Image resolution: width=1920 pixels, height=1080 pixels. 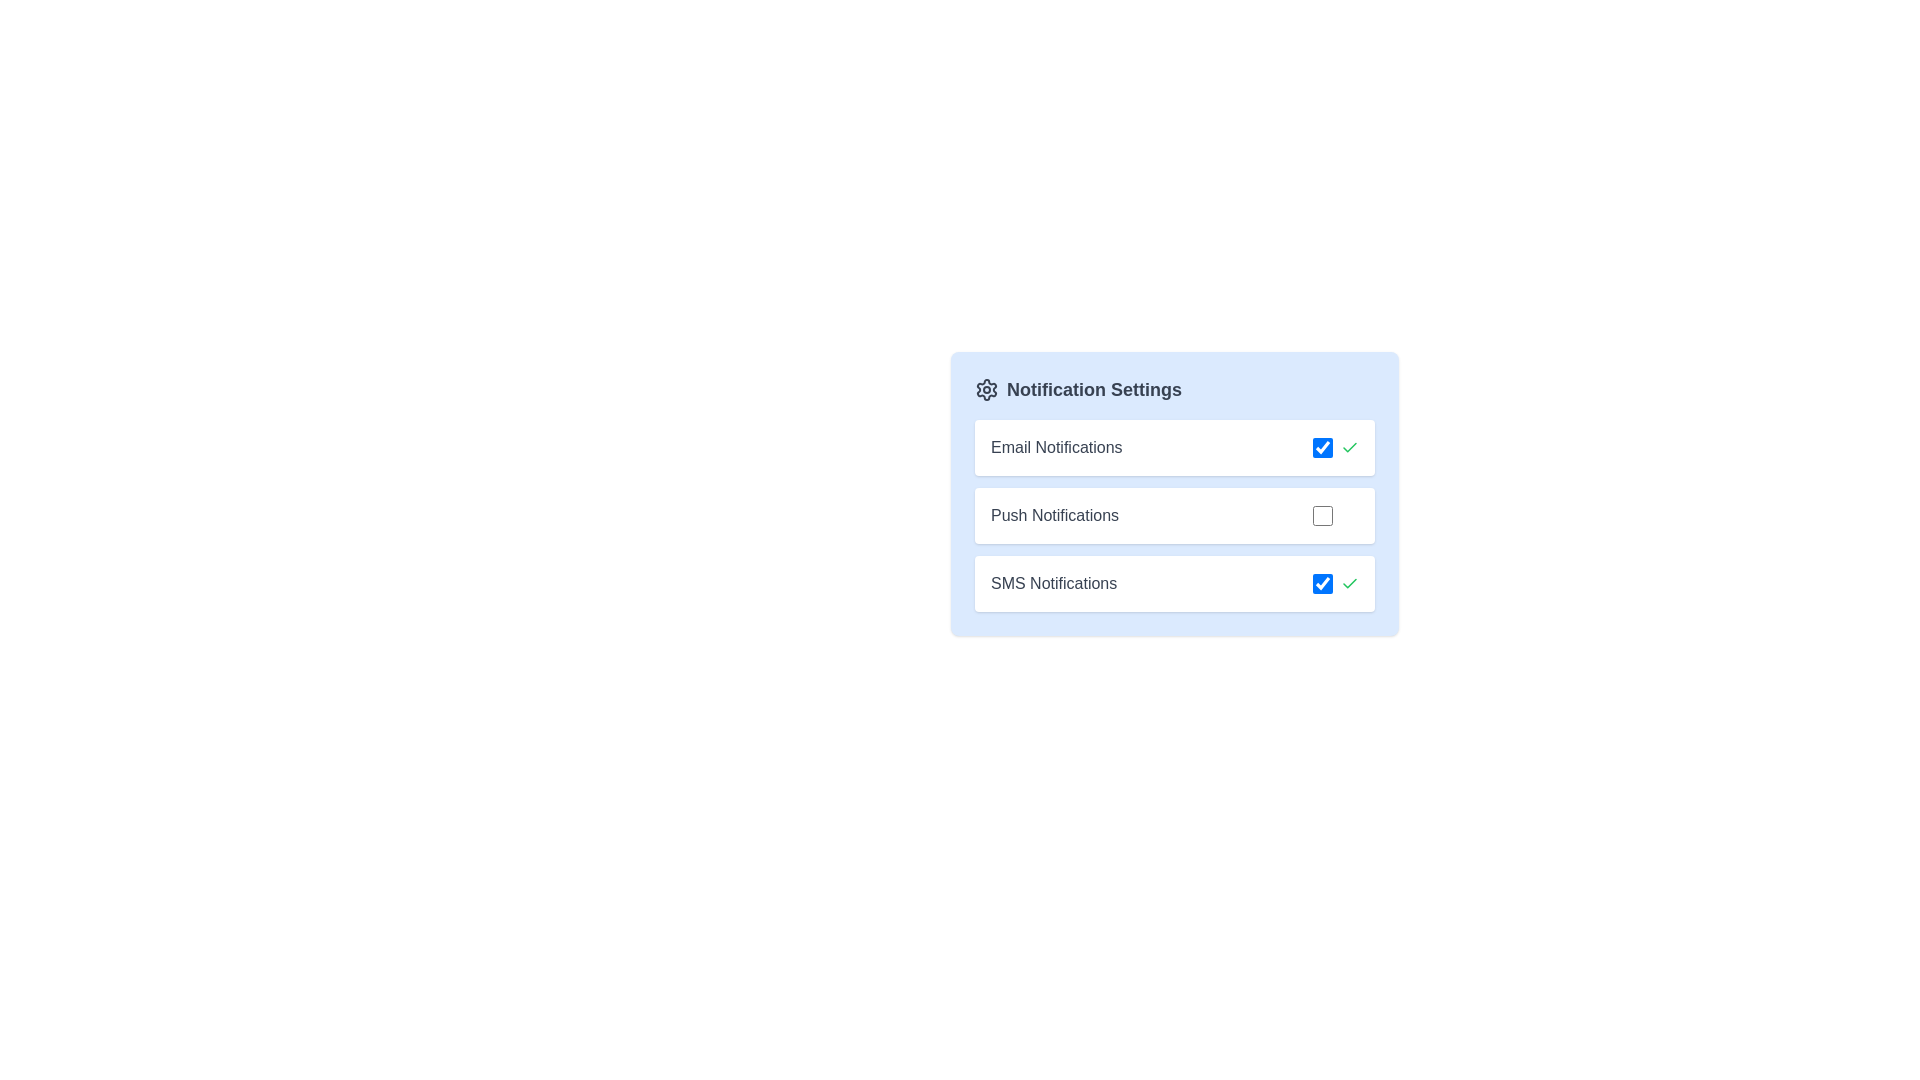 I want to click on the checkbox in the 'Notification Settings' section, so click(x=1175, y=493).